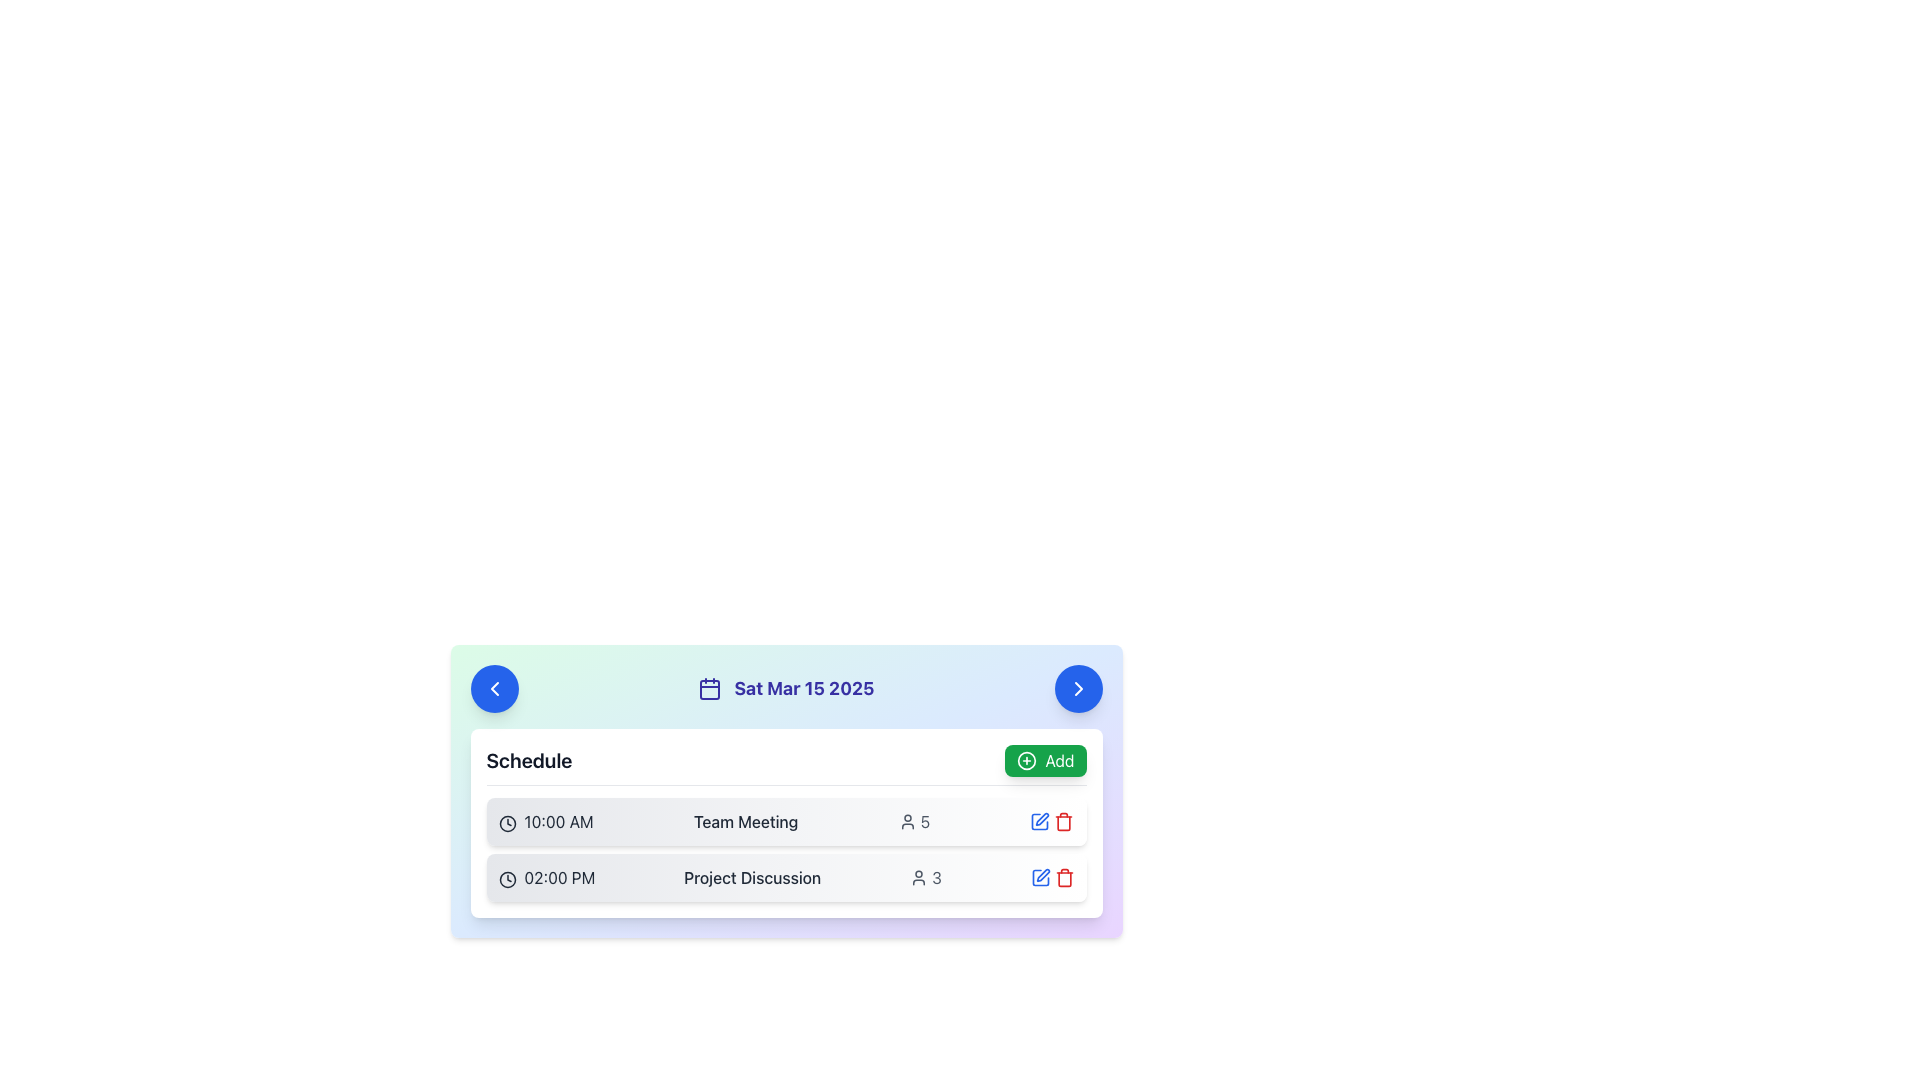 This screenshot has width=1920, height=1080. What do you see at coordinates (494, 688) in the screenshot?
I see `the leftward-pointing chevron icon rendered in white on a blue circular background located at the top-left corner of the card interface` at bounding box center [494, 688].